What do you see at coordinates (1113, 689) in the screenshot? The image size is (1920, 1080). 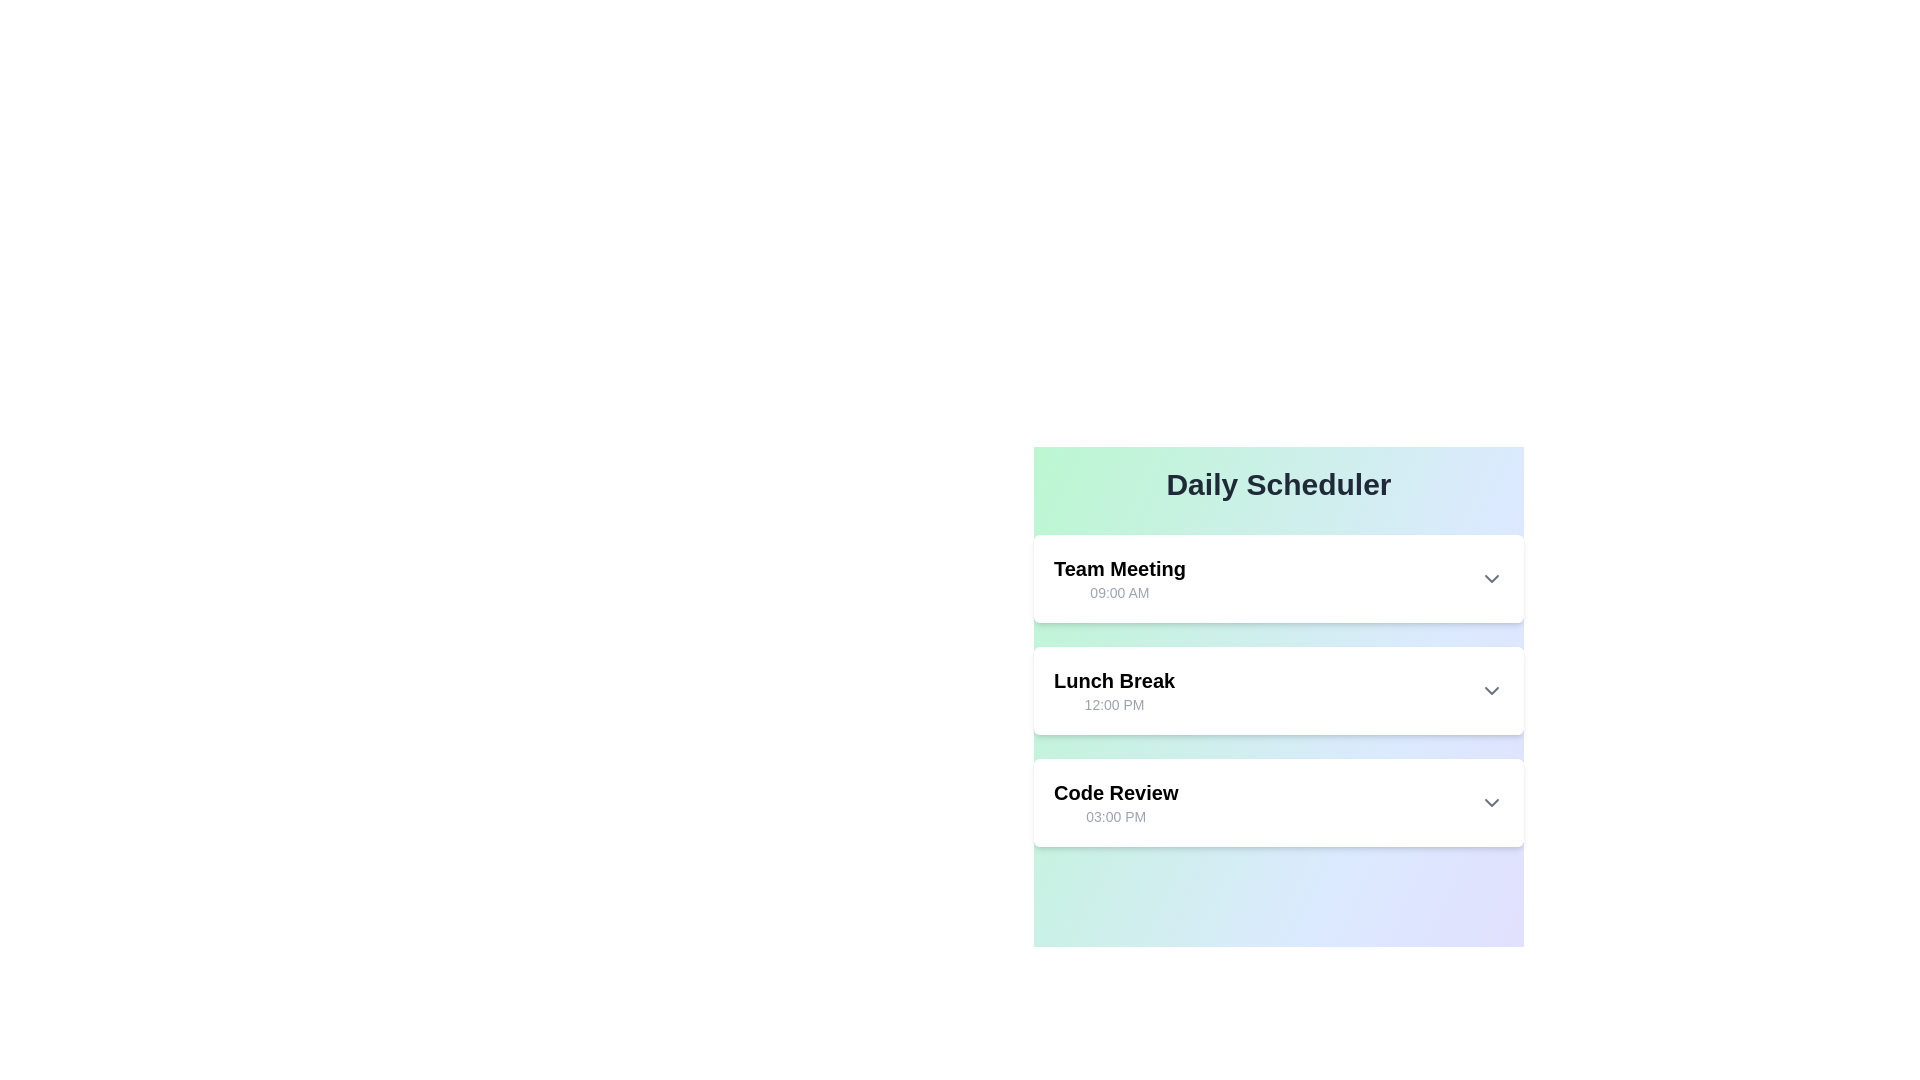 I see `the 'Lunch Break' text label which displays 'Lunch Break' in bold and '12:00 PM' in smaller gray font, located in the middle of the schedule list interface` at bounding box center [1113, 689].